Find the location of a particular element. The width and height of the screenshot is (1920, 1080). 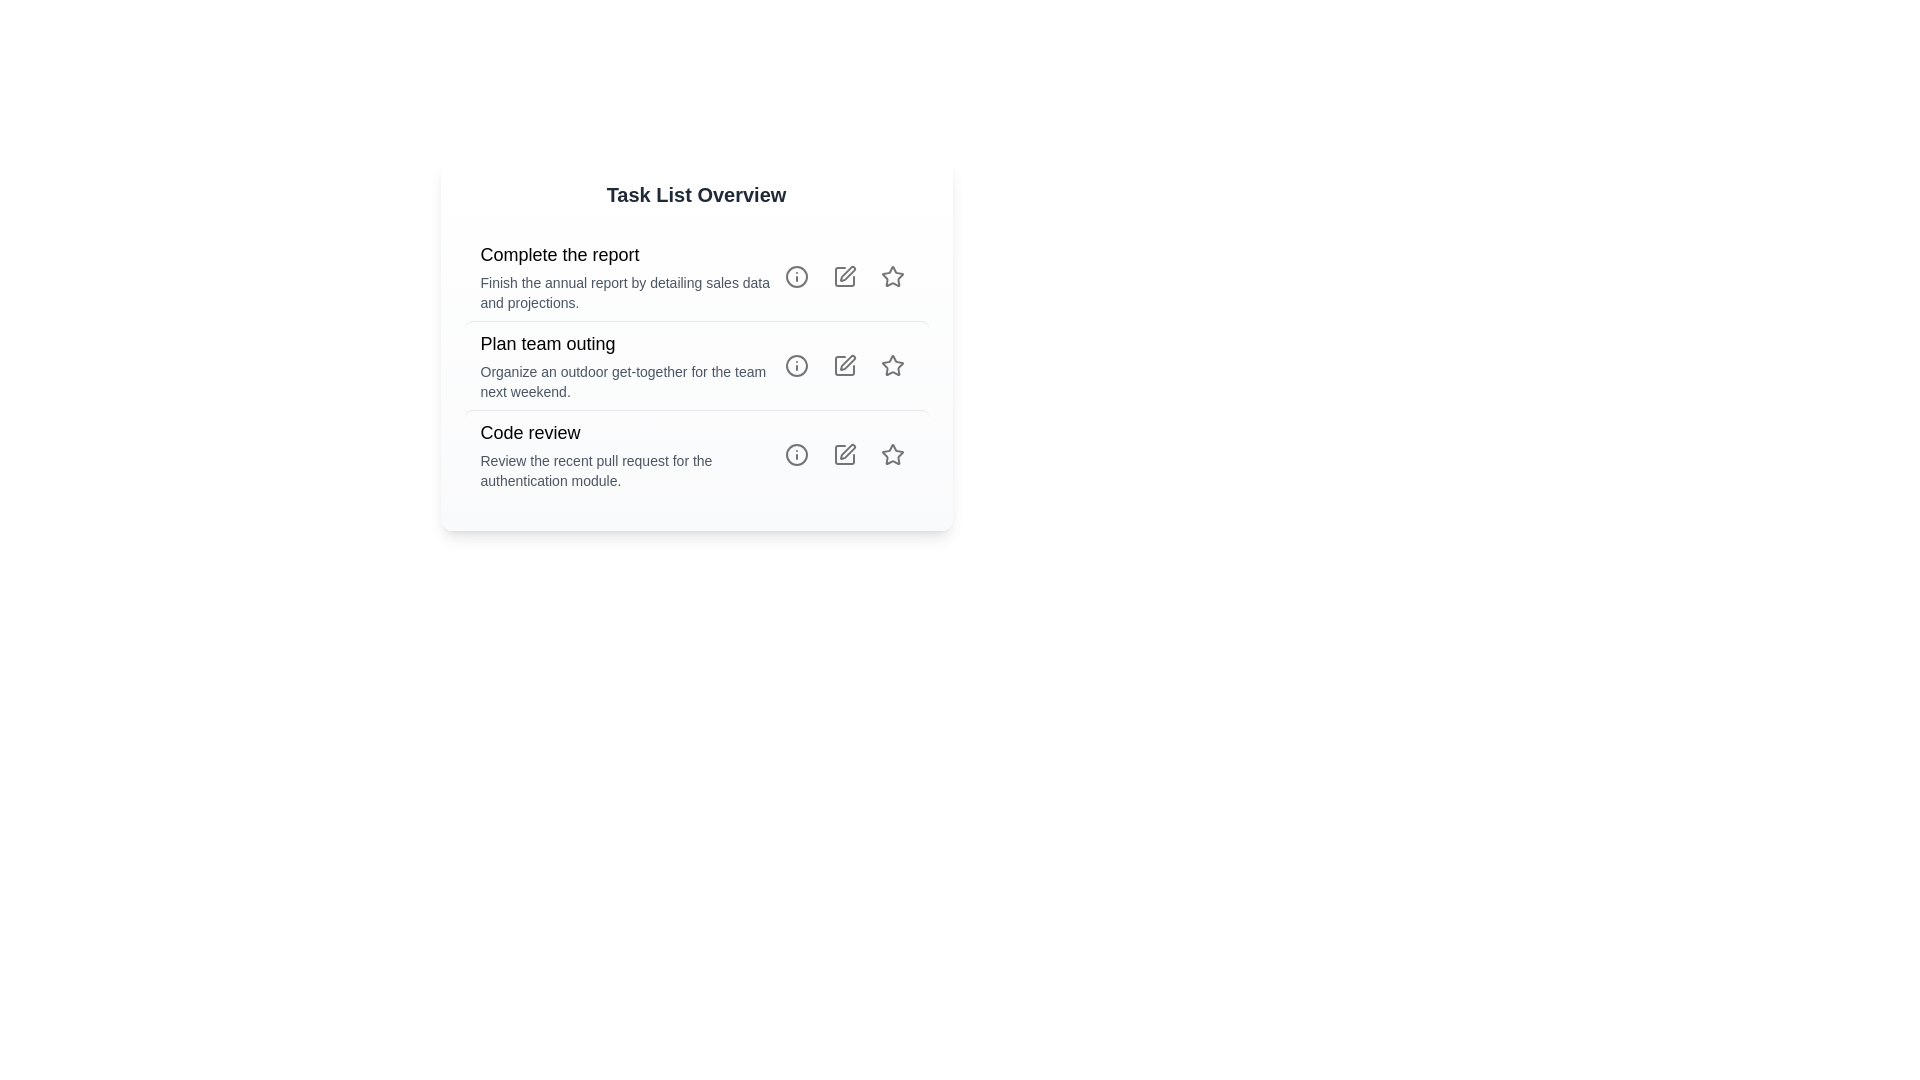

the third star-shaped icon outlined in gray, which is located to the right of the 'Code review' entry in a vertical list of tasks is located at coordinates (891, 454).